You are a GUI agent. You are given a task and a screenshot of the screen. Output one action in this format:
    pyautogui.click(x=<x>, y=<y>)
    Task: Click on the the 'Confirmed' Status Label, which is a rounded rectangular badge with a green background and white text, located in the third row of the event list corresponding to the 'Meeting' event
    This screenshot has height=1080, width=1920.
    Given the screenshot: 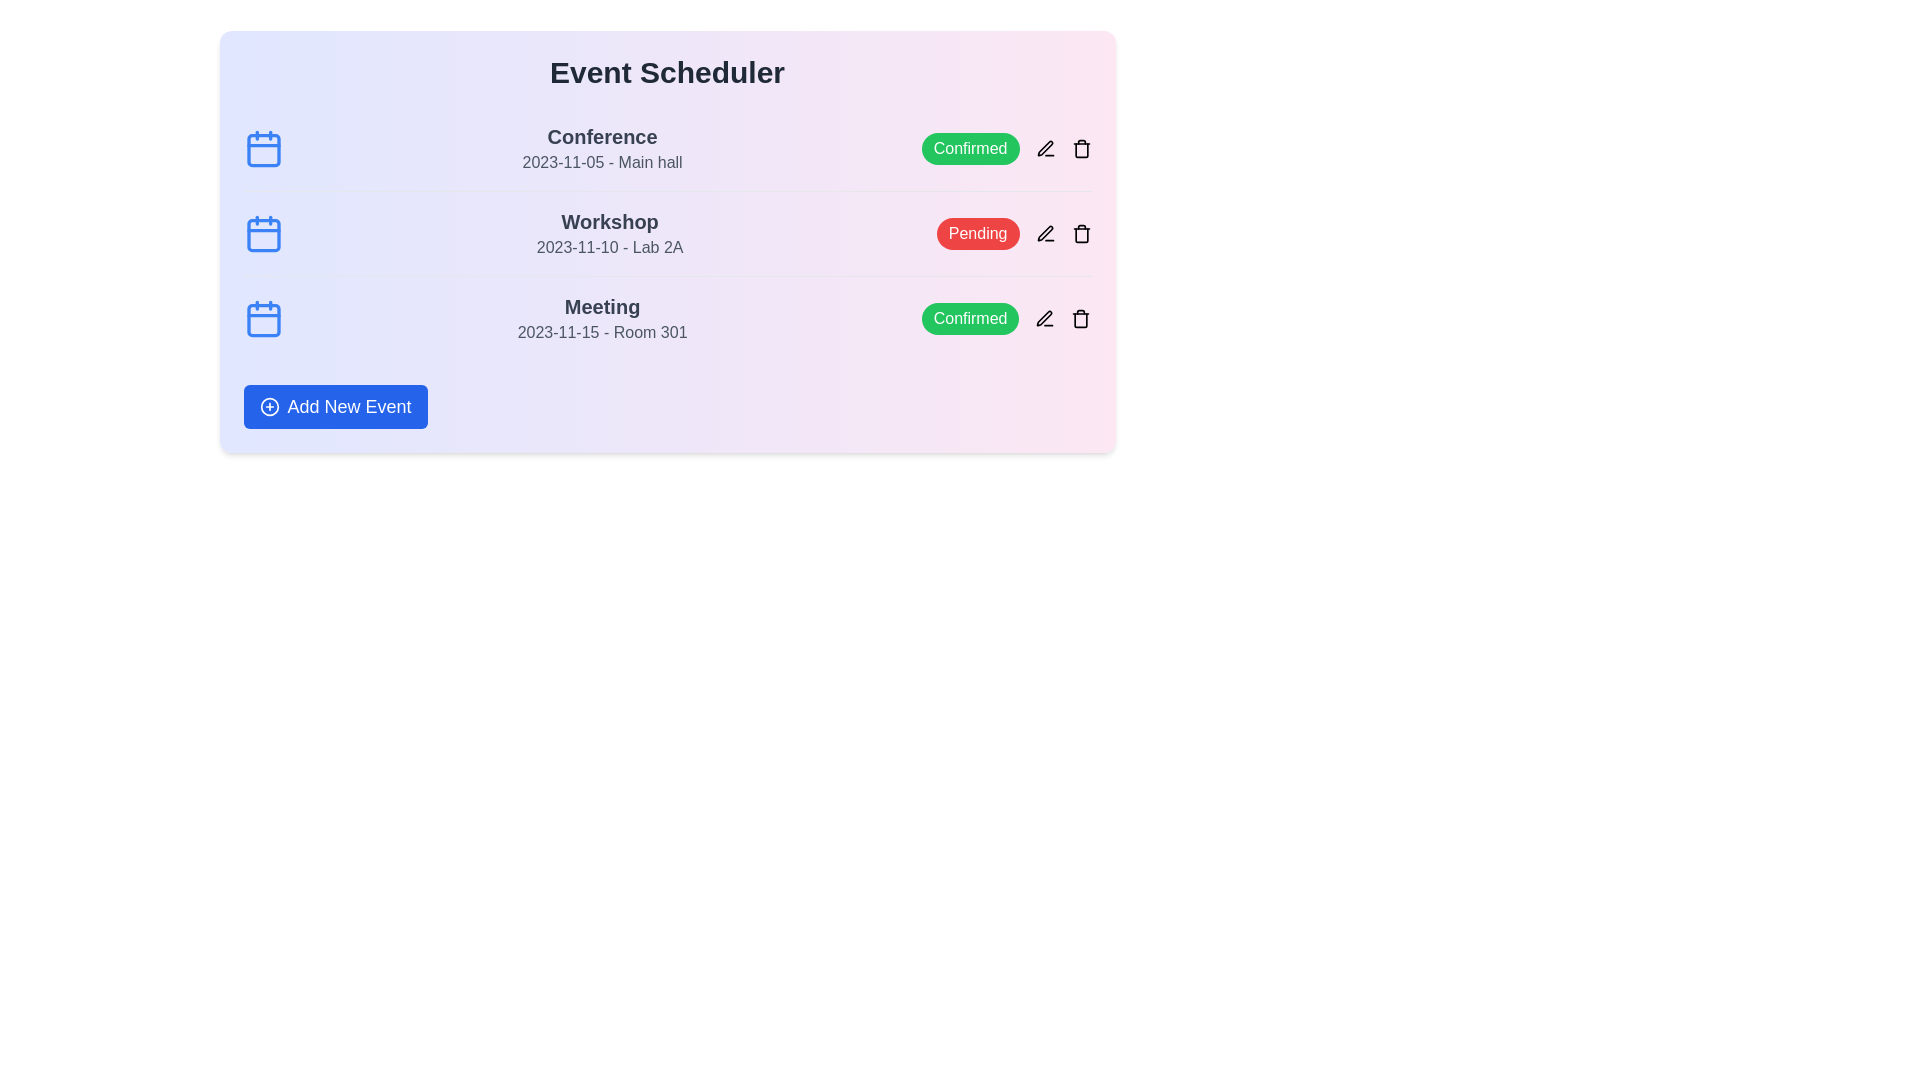 What is the action you would take?
    pyautogui.click(x=970, y=318)
    